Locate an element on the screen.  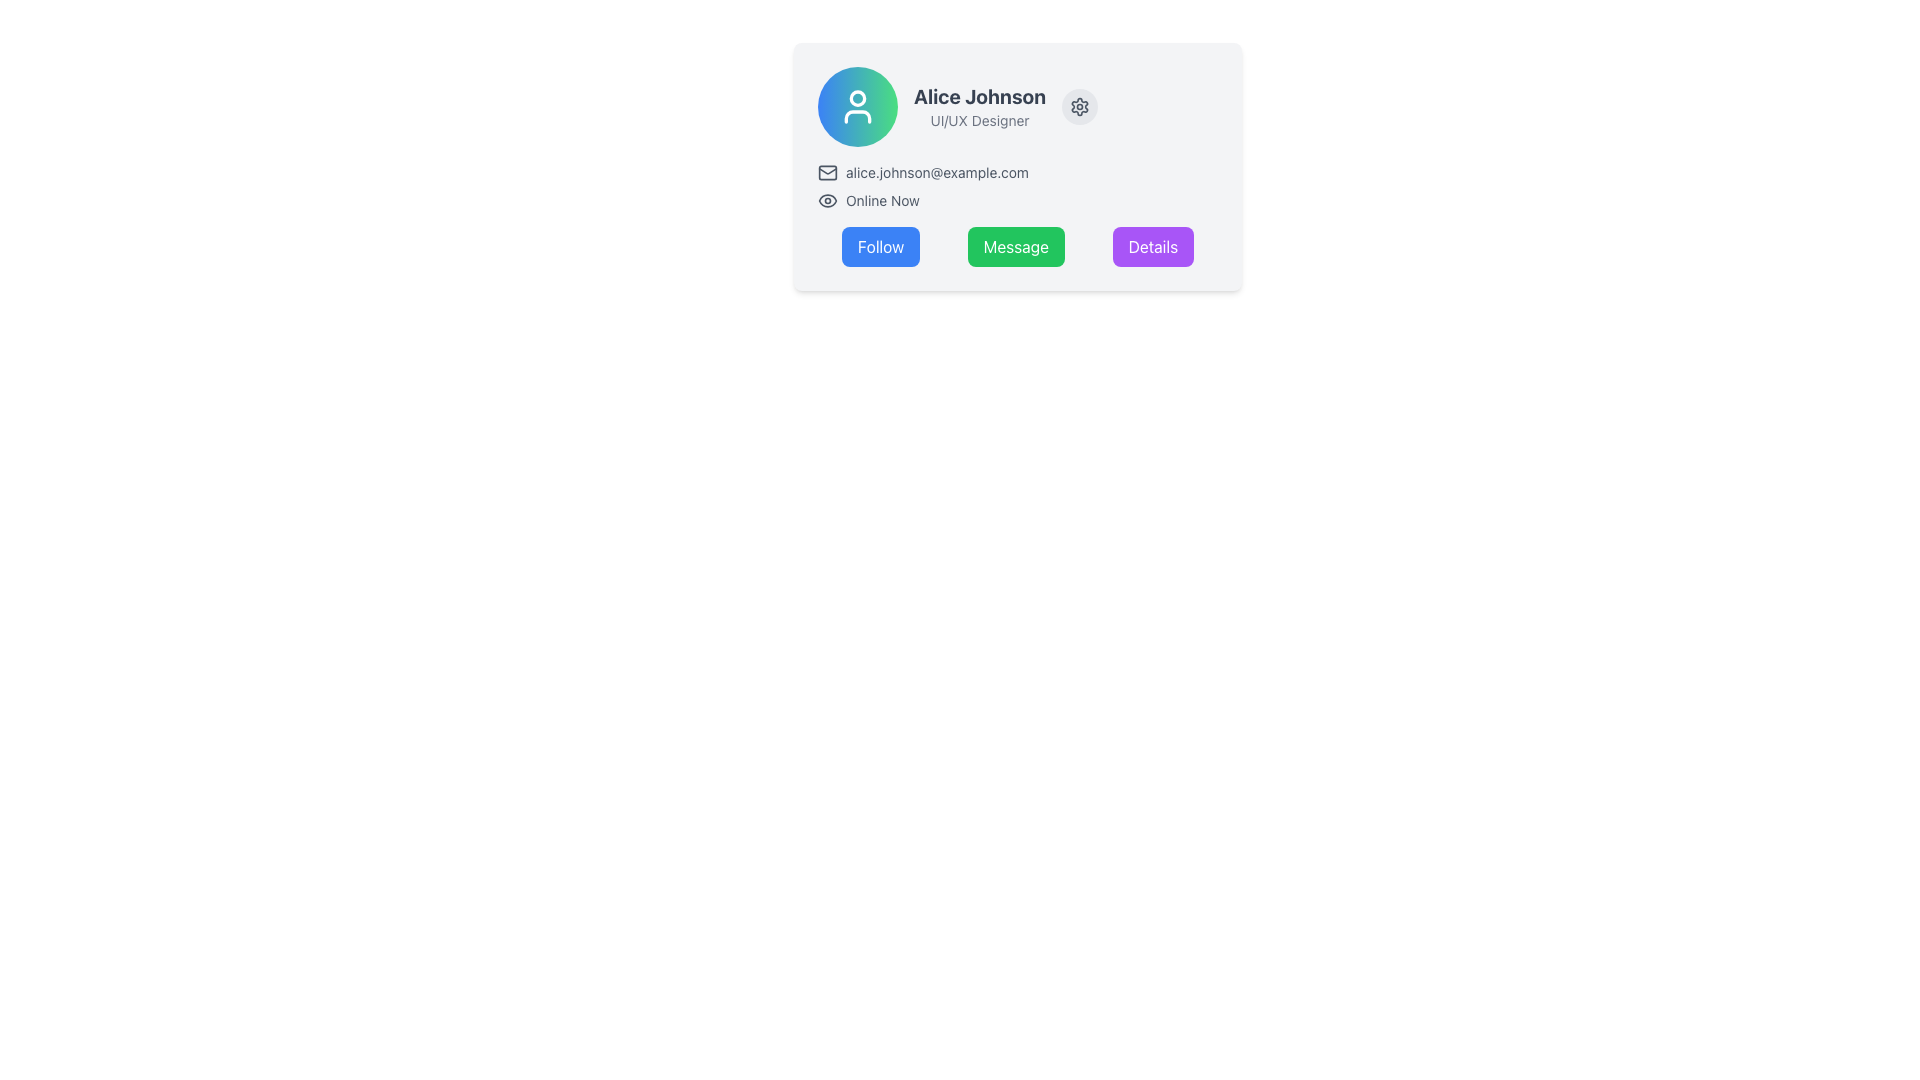
the 'Message' button located in the user profile card for 'Alice Johnson', which is the middle button among 'Follow', 'Message', and 'Details' is located at coordinates (1017, 245).